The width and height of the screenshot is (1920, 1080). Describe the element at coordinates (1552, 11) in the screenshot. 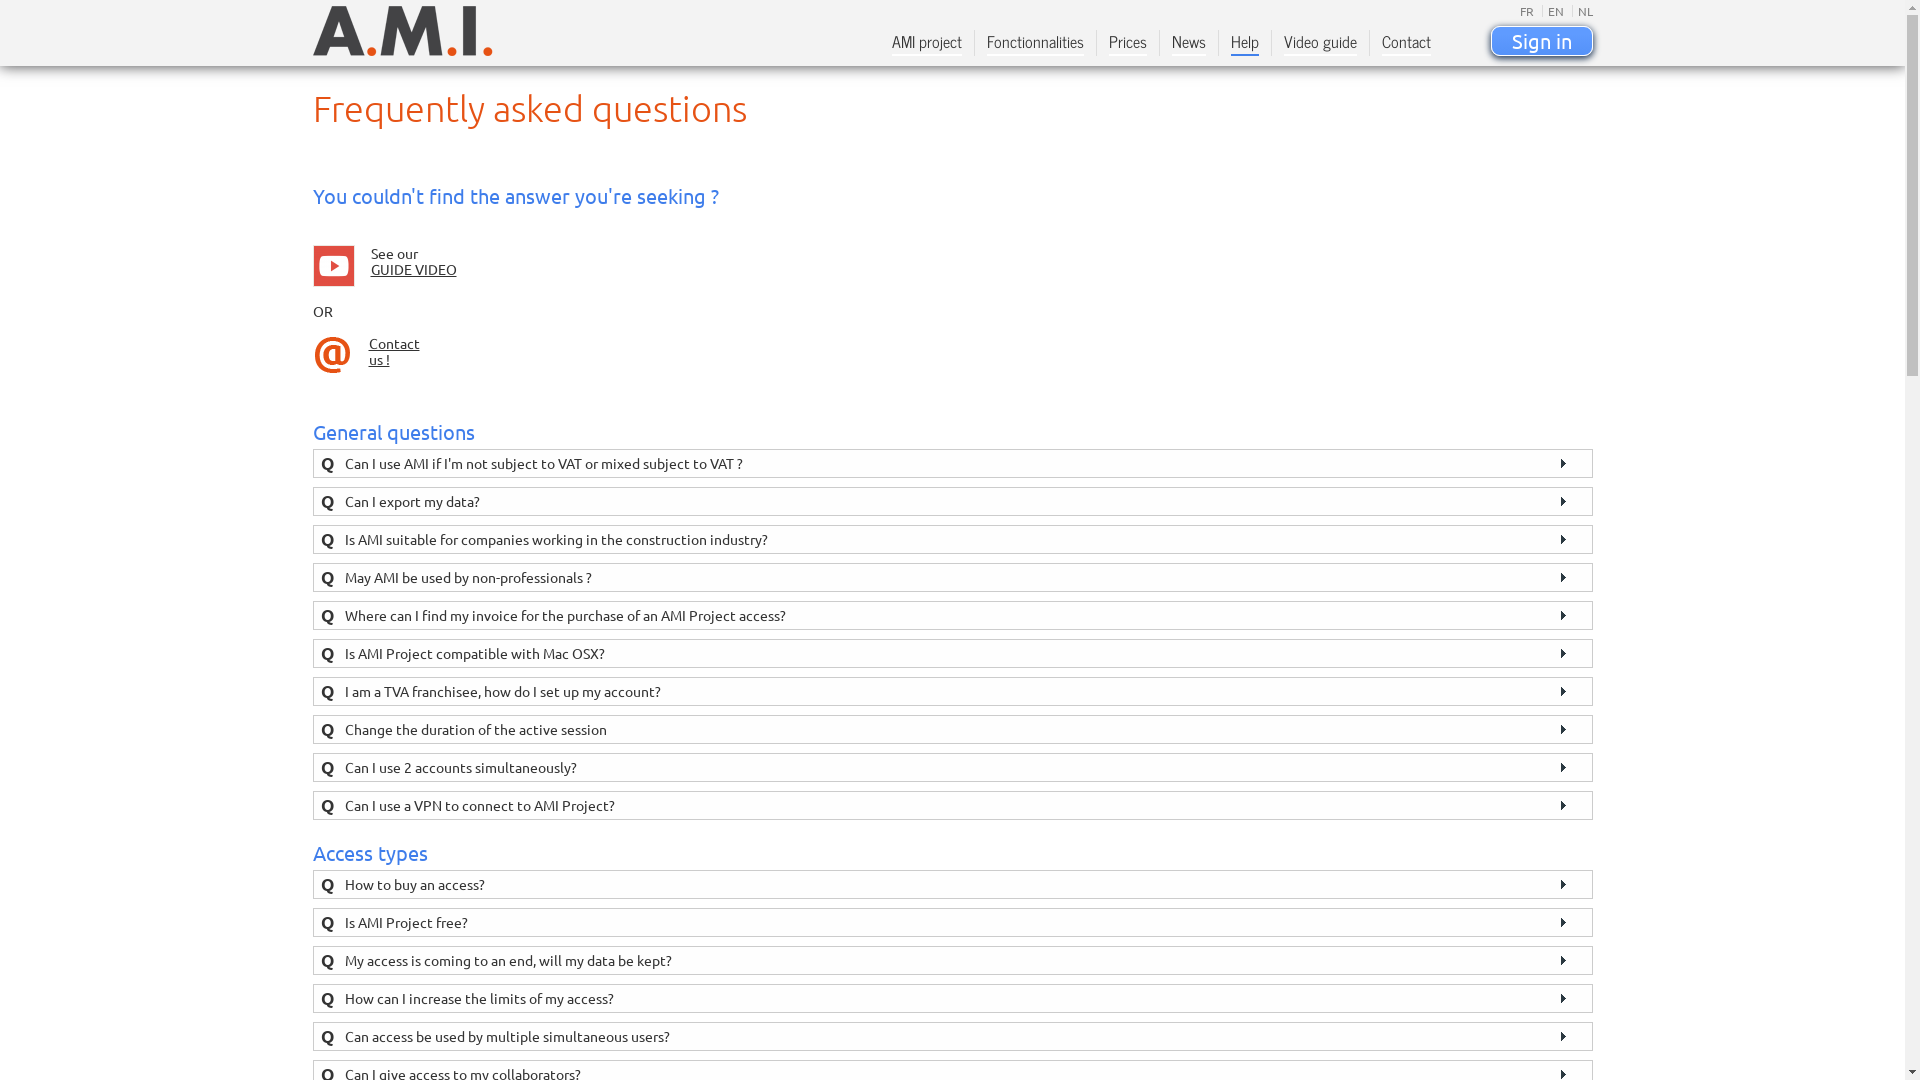

I see `'EN'` at that location.